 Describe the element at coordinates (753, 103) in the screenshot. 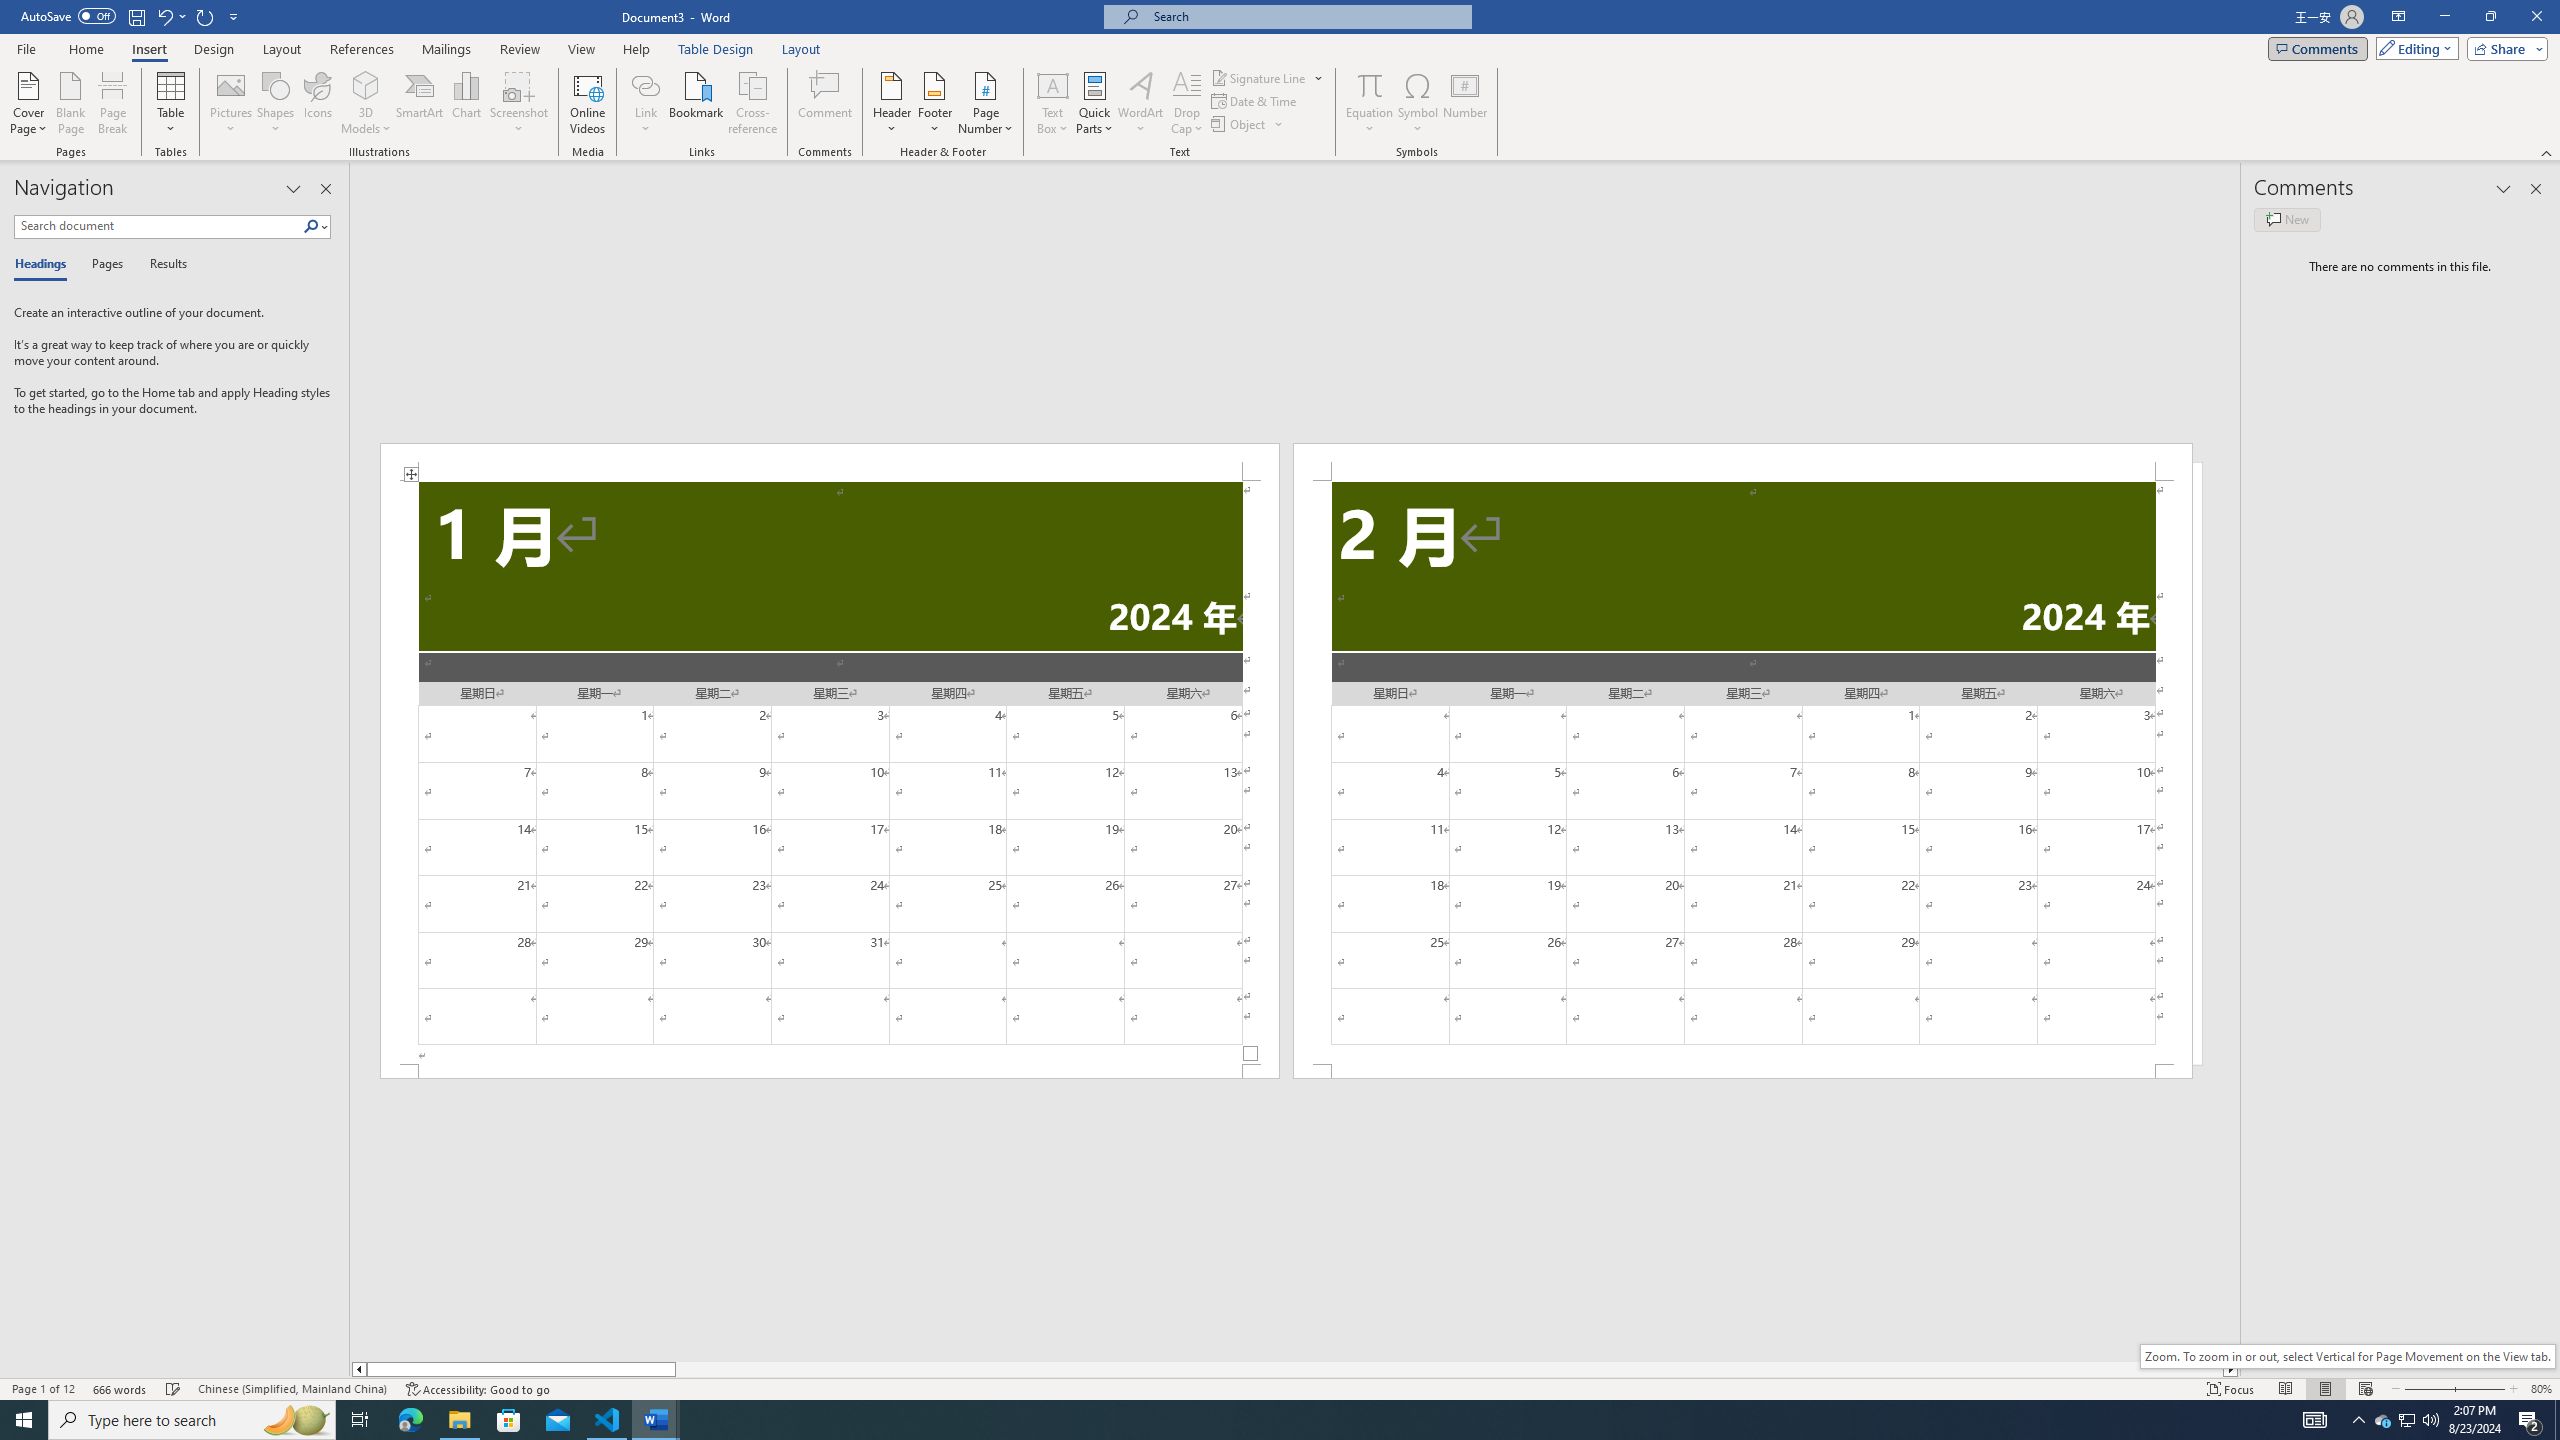

I see `'Cross-reference...'` at that location.